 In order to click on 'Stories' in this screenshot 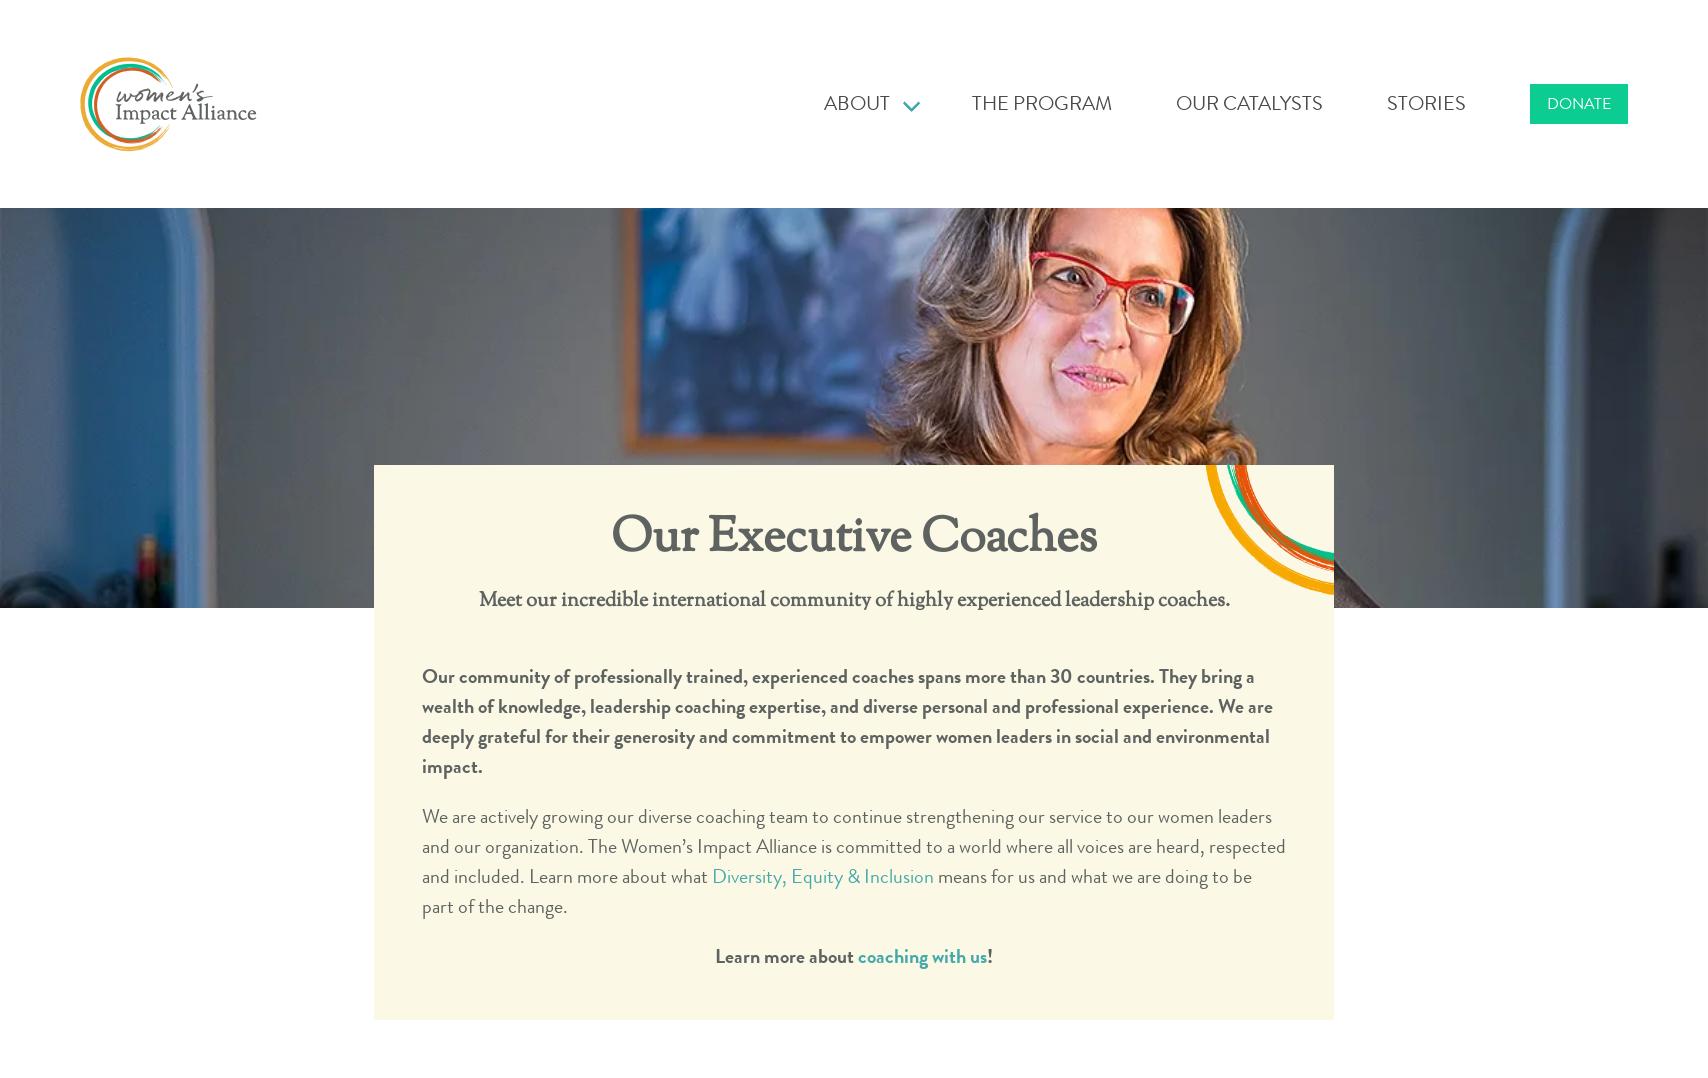, I will do `click(1426, 102)`.